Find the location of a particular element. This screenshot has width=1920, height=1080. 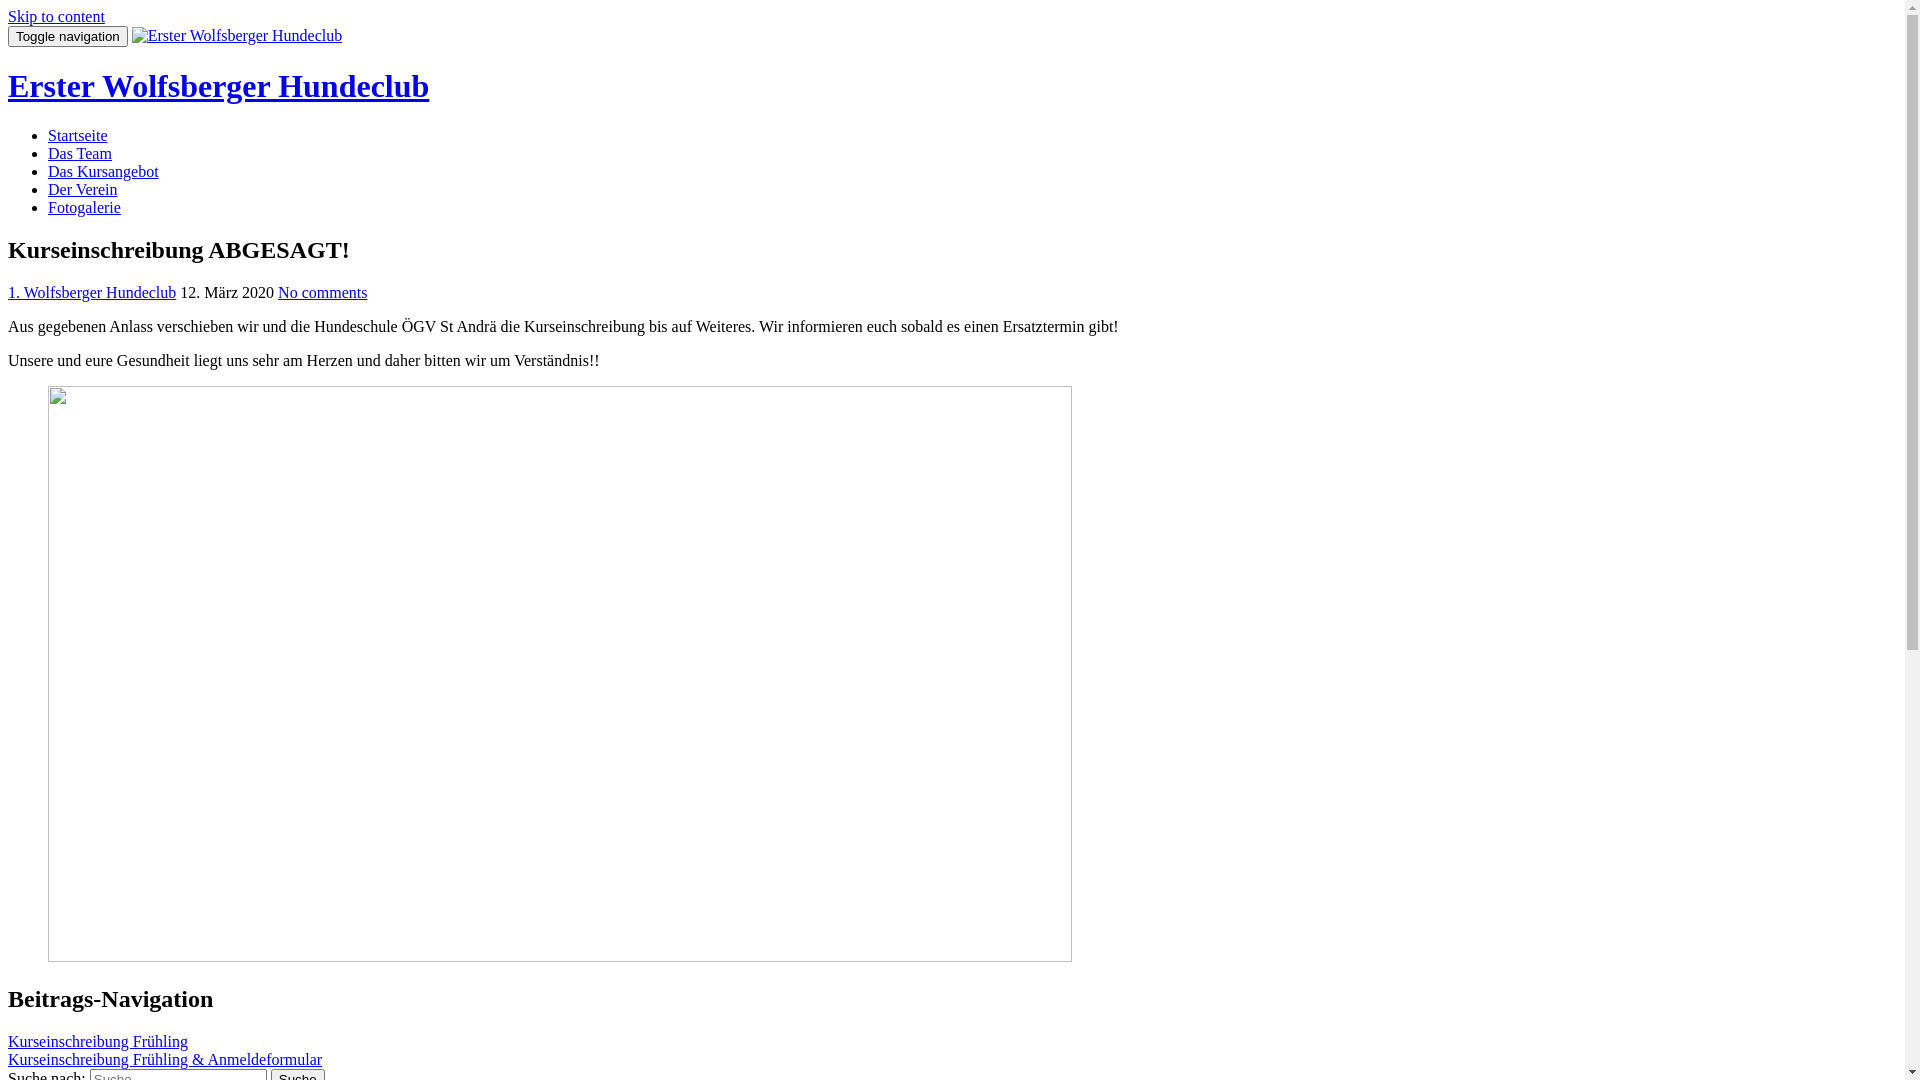

'1. Wolfsberger Hundeclub' is located at coordinates (8, 292).